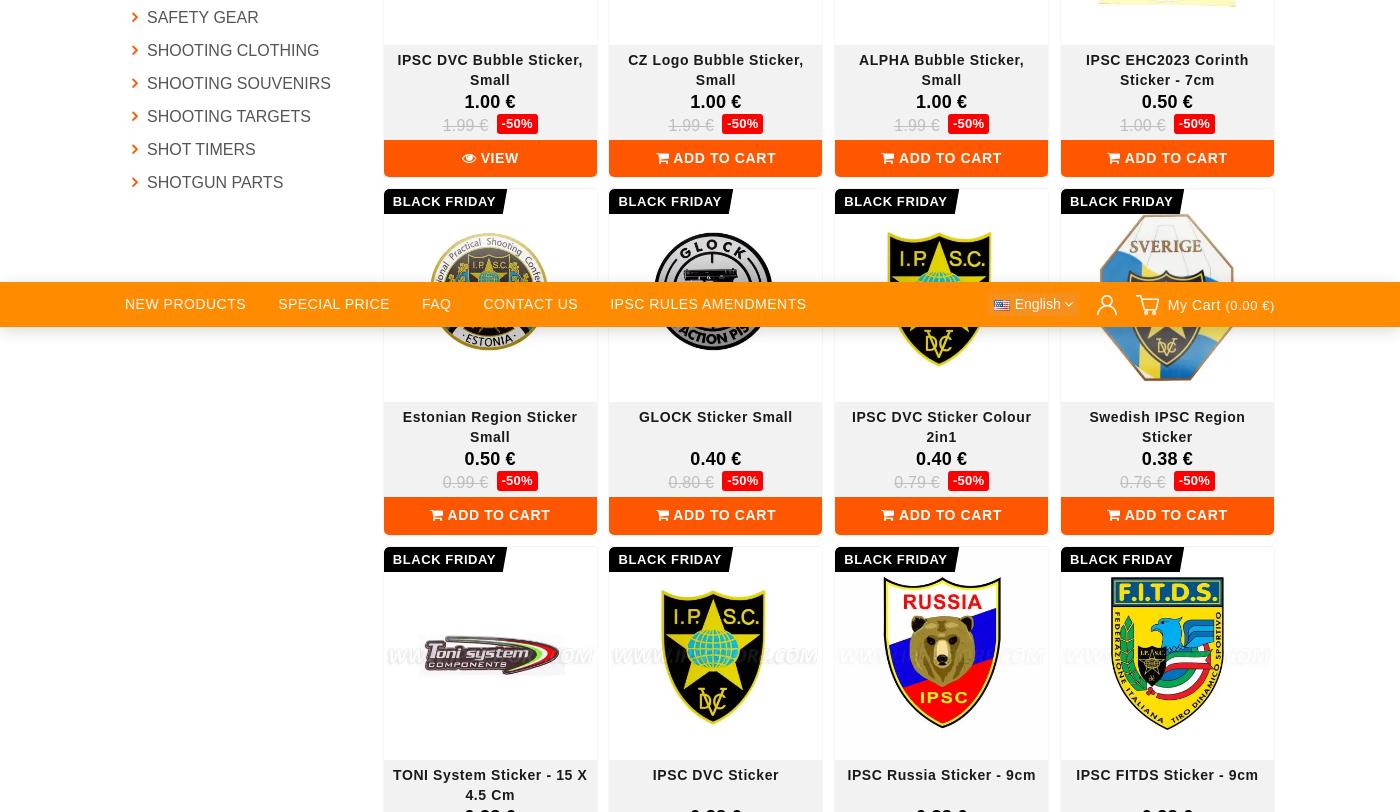  Describe the element at coordinates (630, 151) in the screenshot. I see `'Policies'` at that location.